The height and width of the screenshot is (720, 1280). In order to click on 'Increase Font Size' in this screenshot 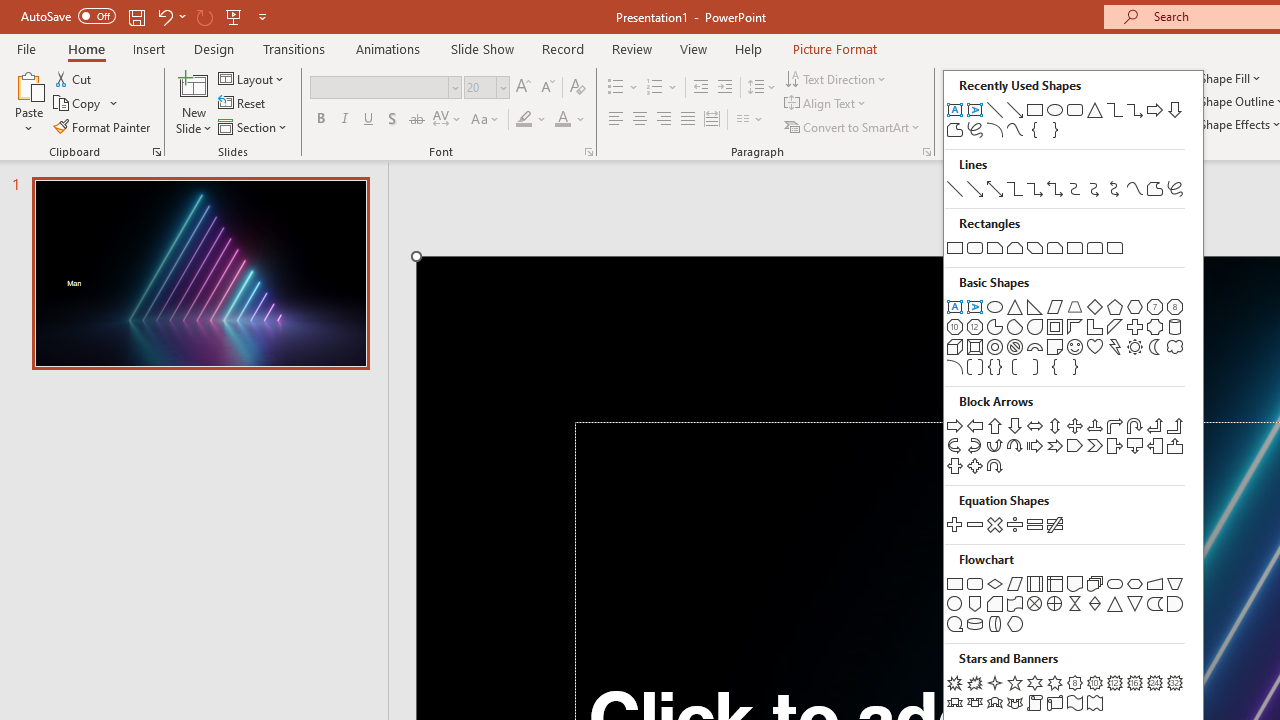, I will do `click(522, 86)`.